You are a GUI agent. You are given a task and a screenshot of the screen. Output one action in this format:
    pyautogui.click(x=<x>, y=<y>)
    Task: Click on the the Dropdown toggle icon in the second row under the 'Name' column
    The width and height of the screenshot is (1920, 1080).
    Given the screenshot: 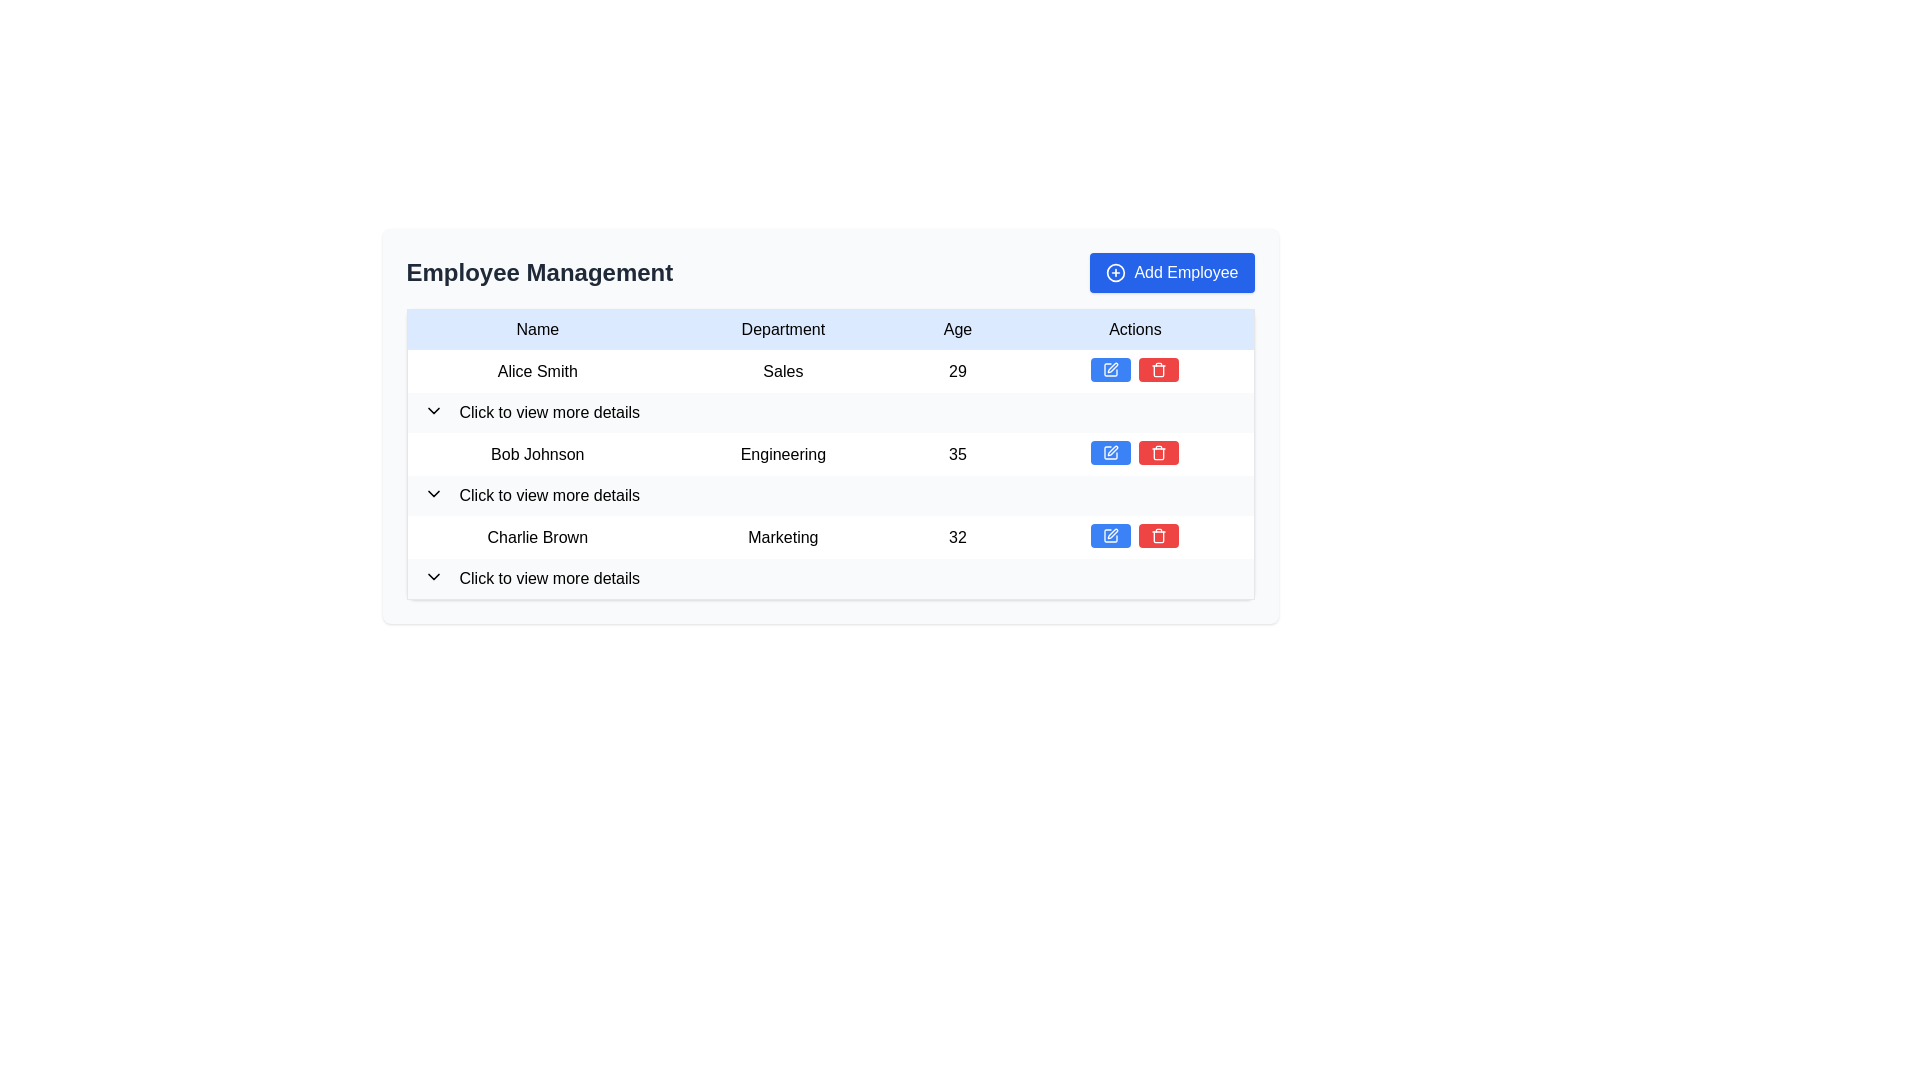 What is the action you would take?
    pyautogui.click(x=432, y=493)
    